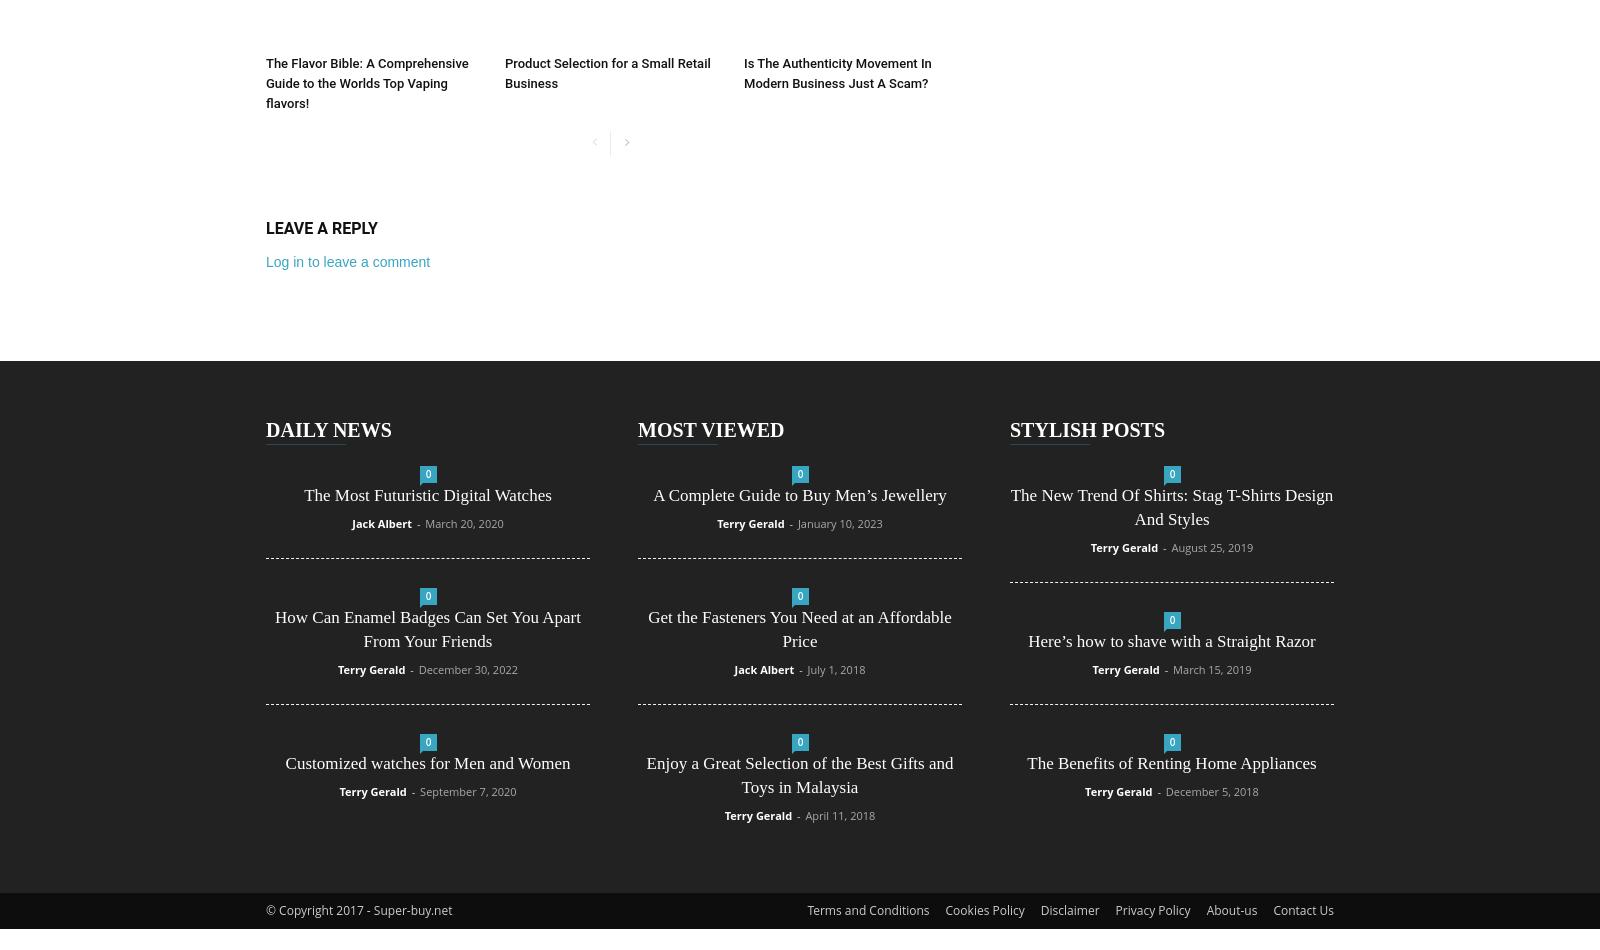  What do you see at coordinates (1087, 428) in the screenshot?
I see `'Stylish Posts'` at bounding box center [1087, 428].